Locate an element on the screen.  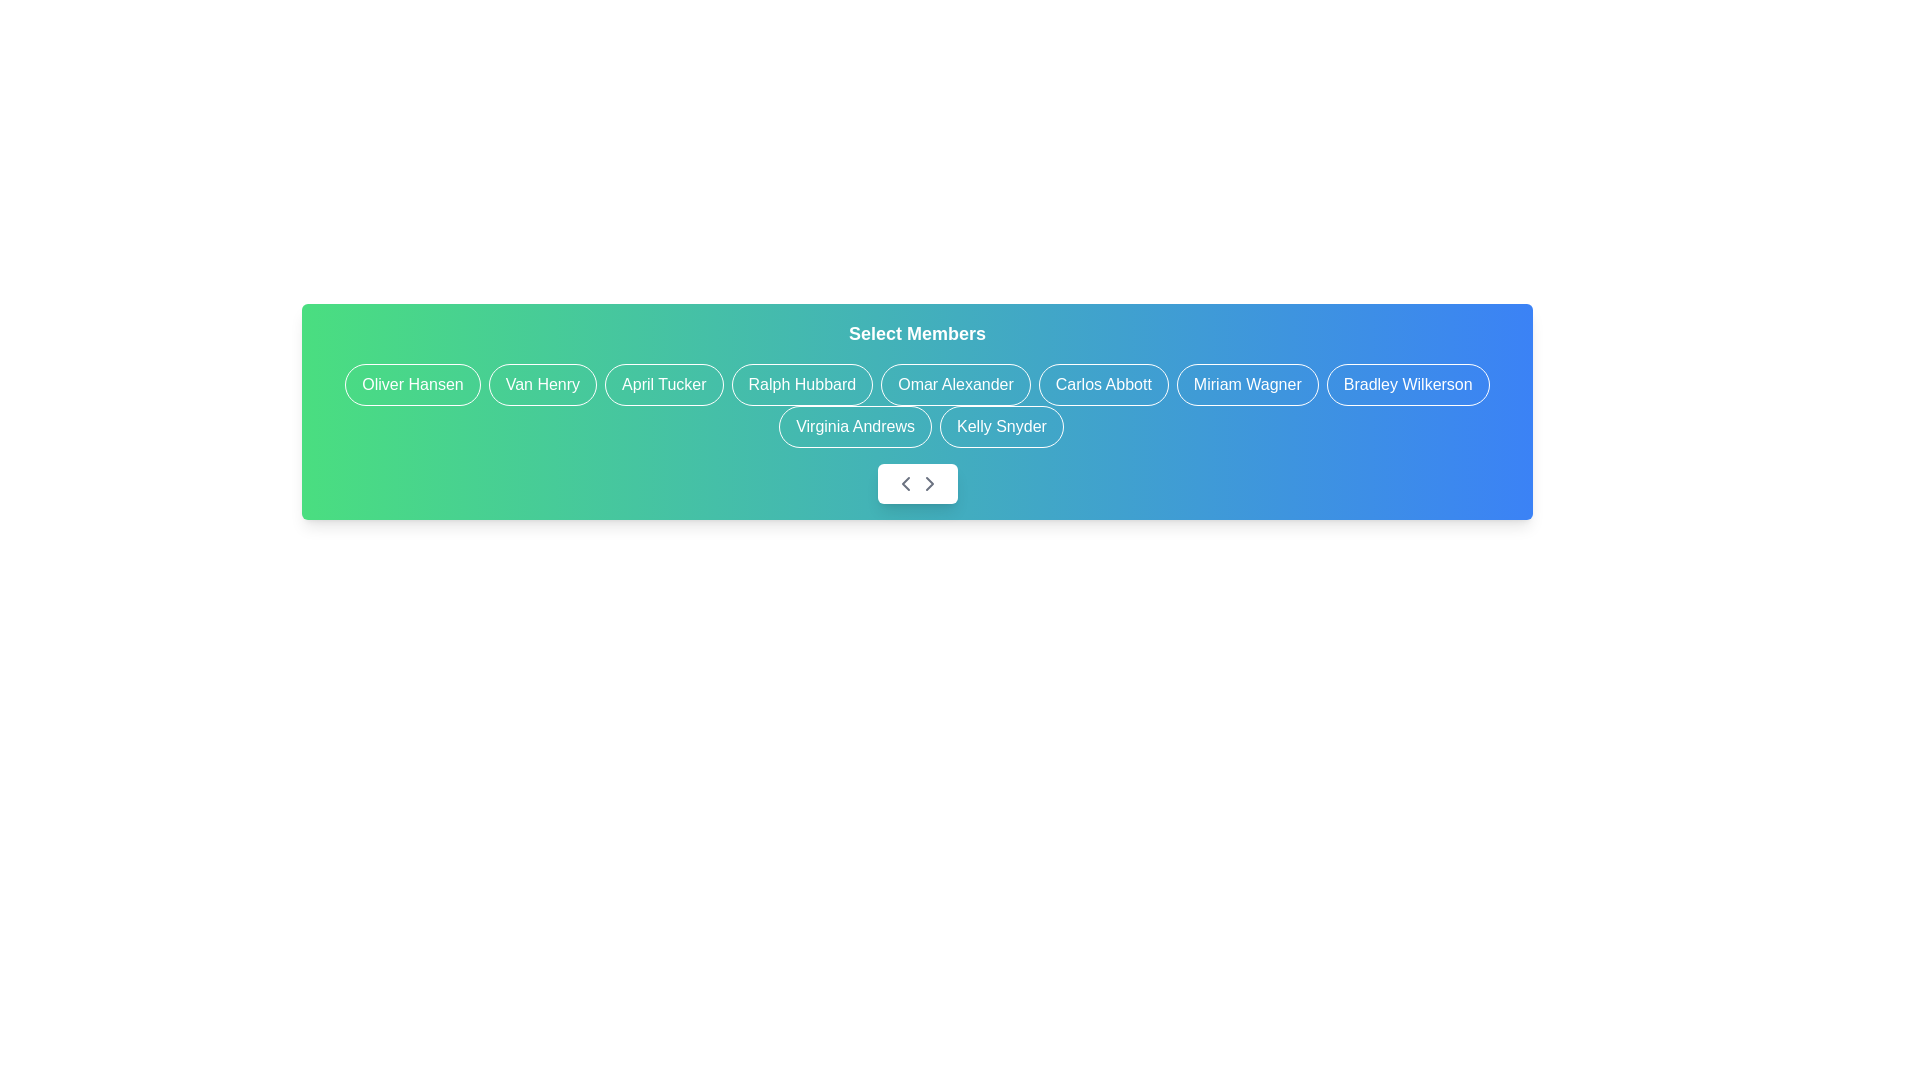
the button representing 'Omar Alexander', which is the fifth button from the left in a horizontally aligned group is located at coordinates (954, 385).